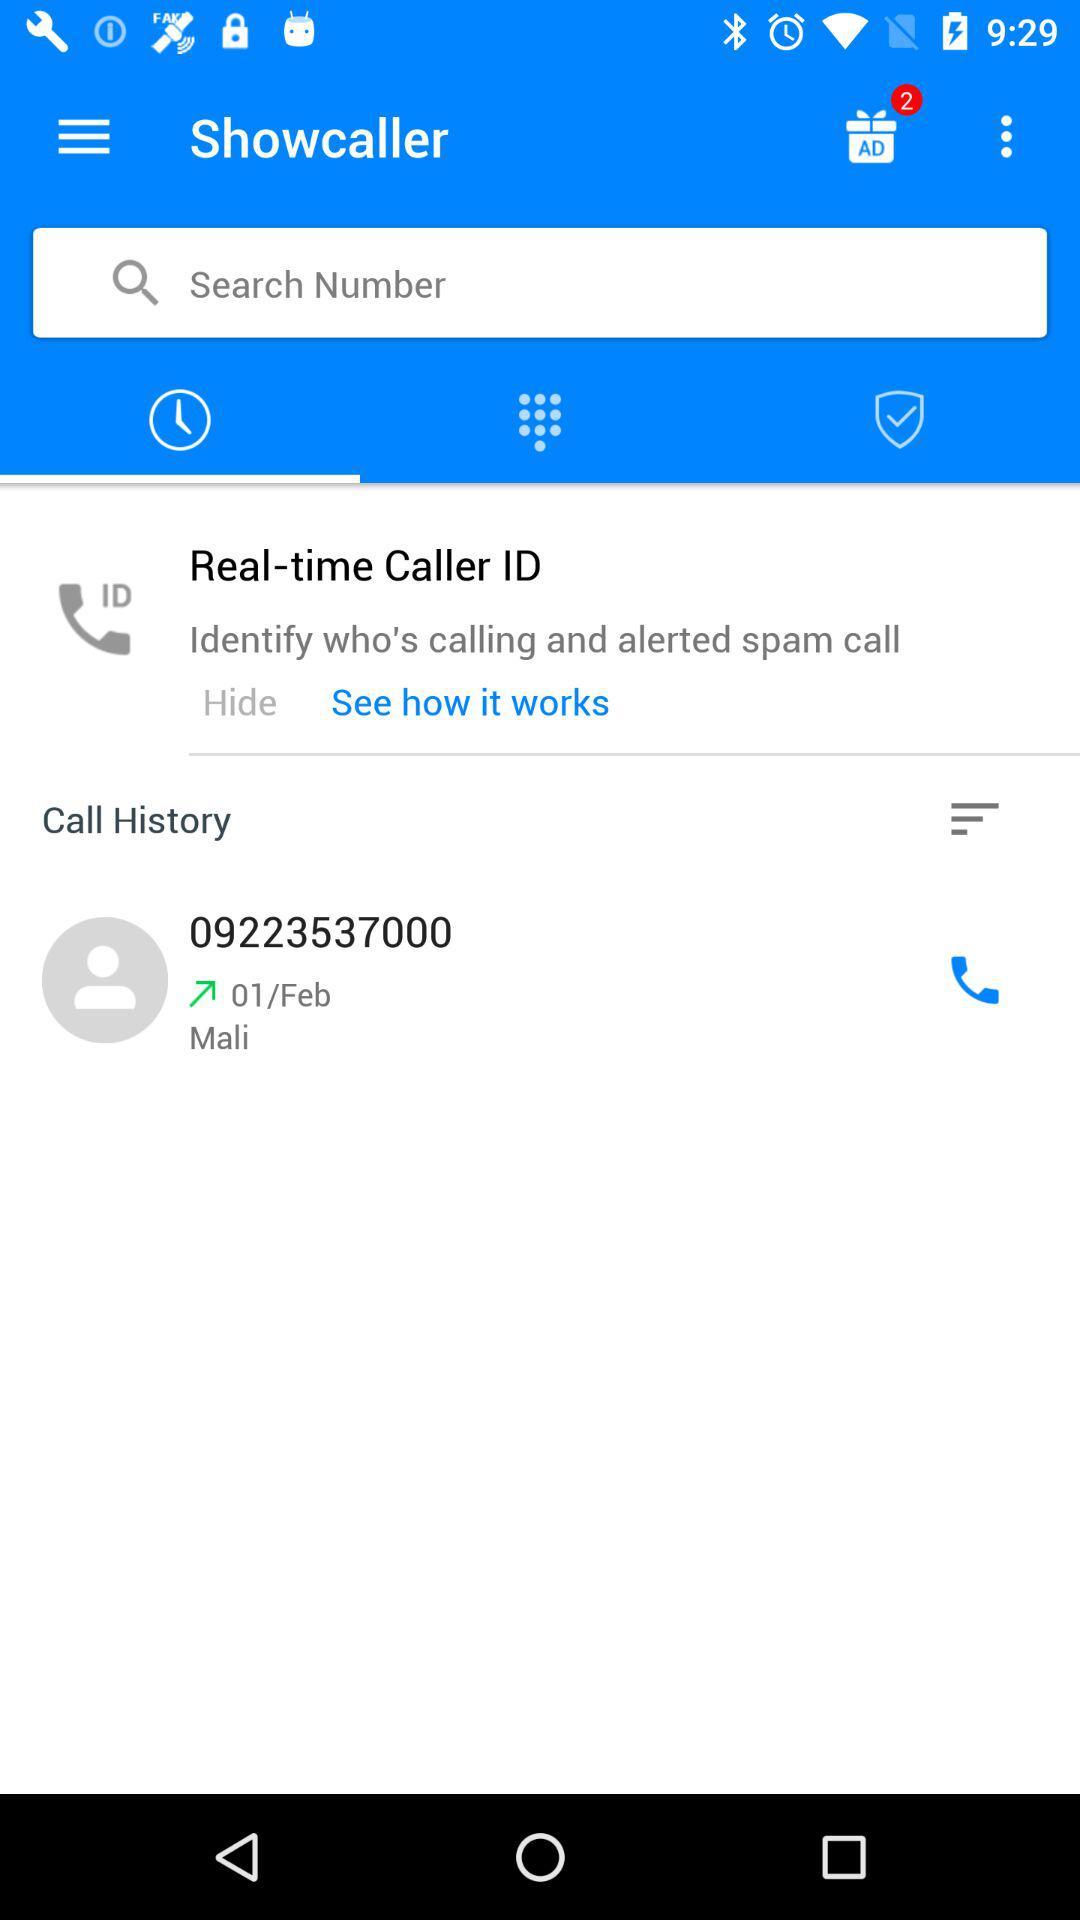  What do you see at coordinates (180, 419) in the screenshot?
I see `time for call` at bounding box center [180, 419].